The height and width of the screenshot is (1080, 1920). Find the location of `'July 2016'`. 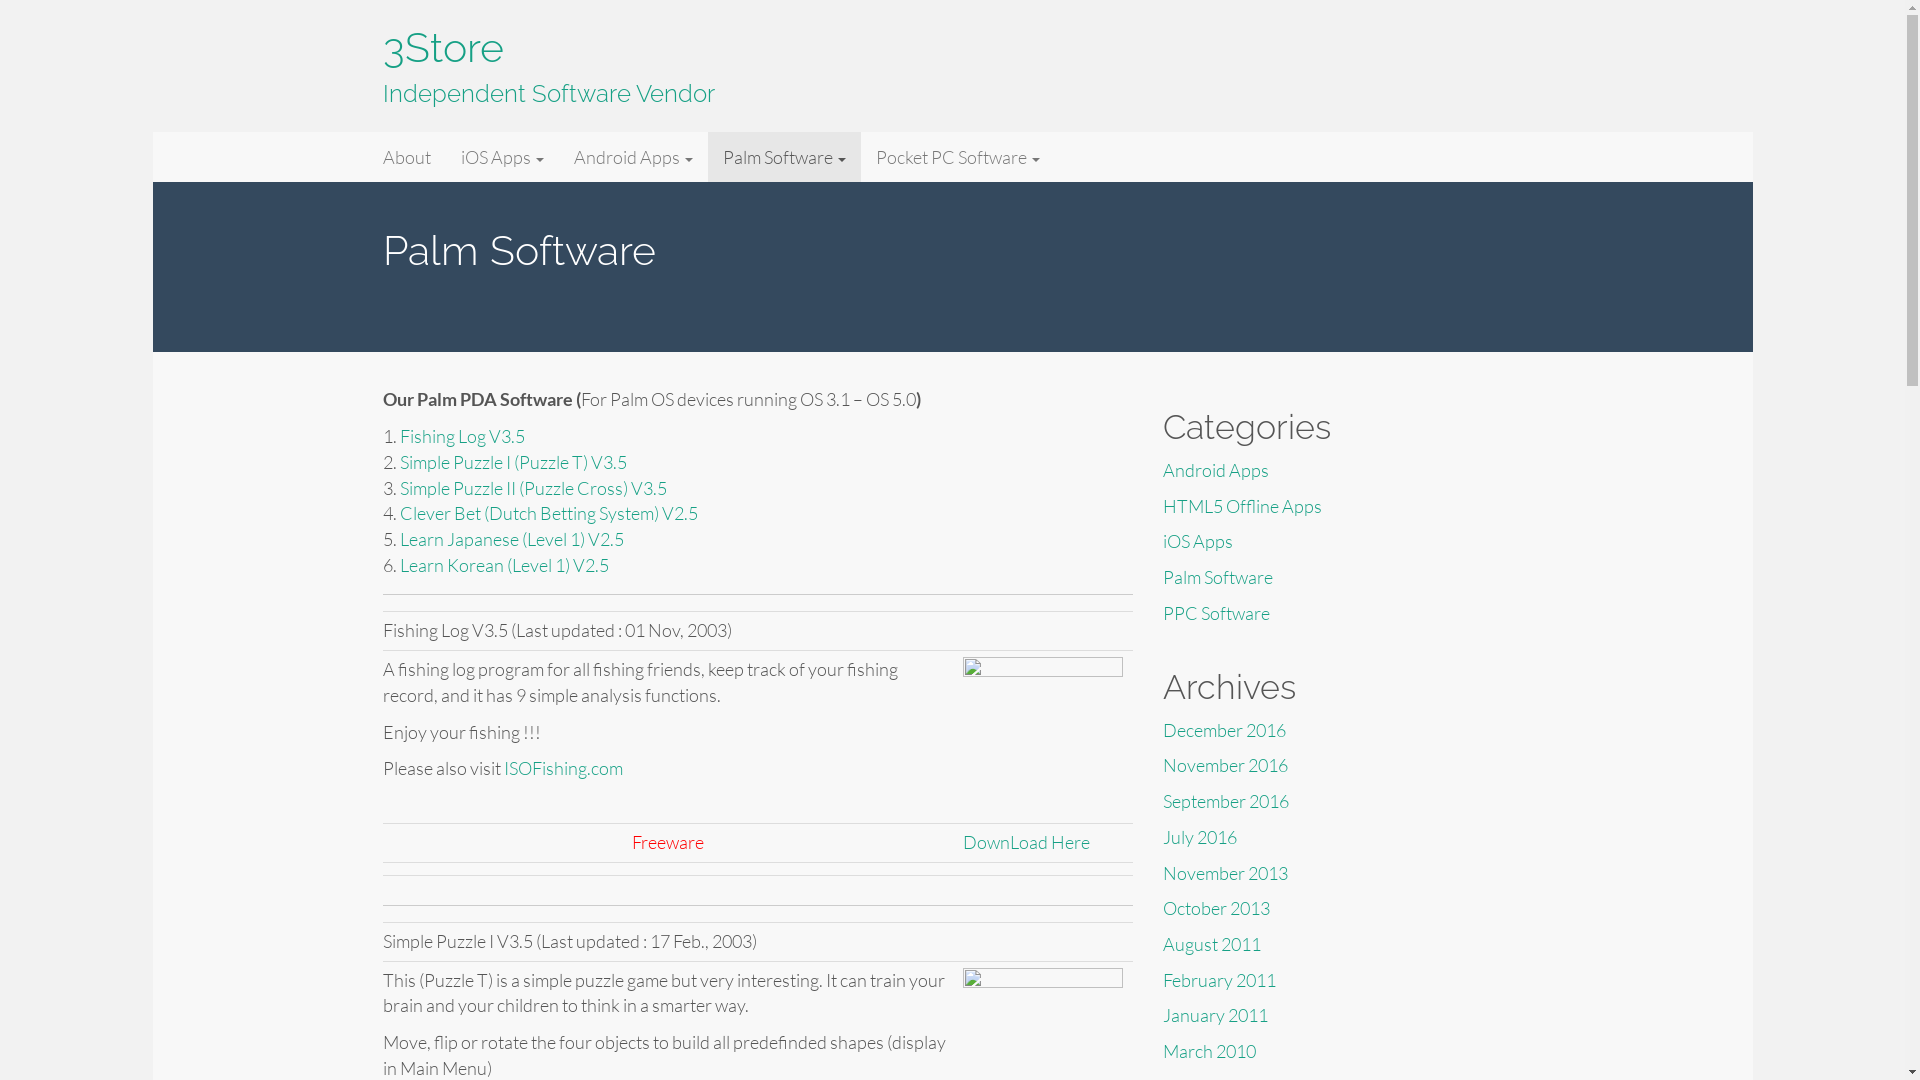

'July 2016' is located at coordinates (1199, 837).